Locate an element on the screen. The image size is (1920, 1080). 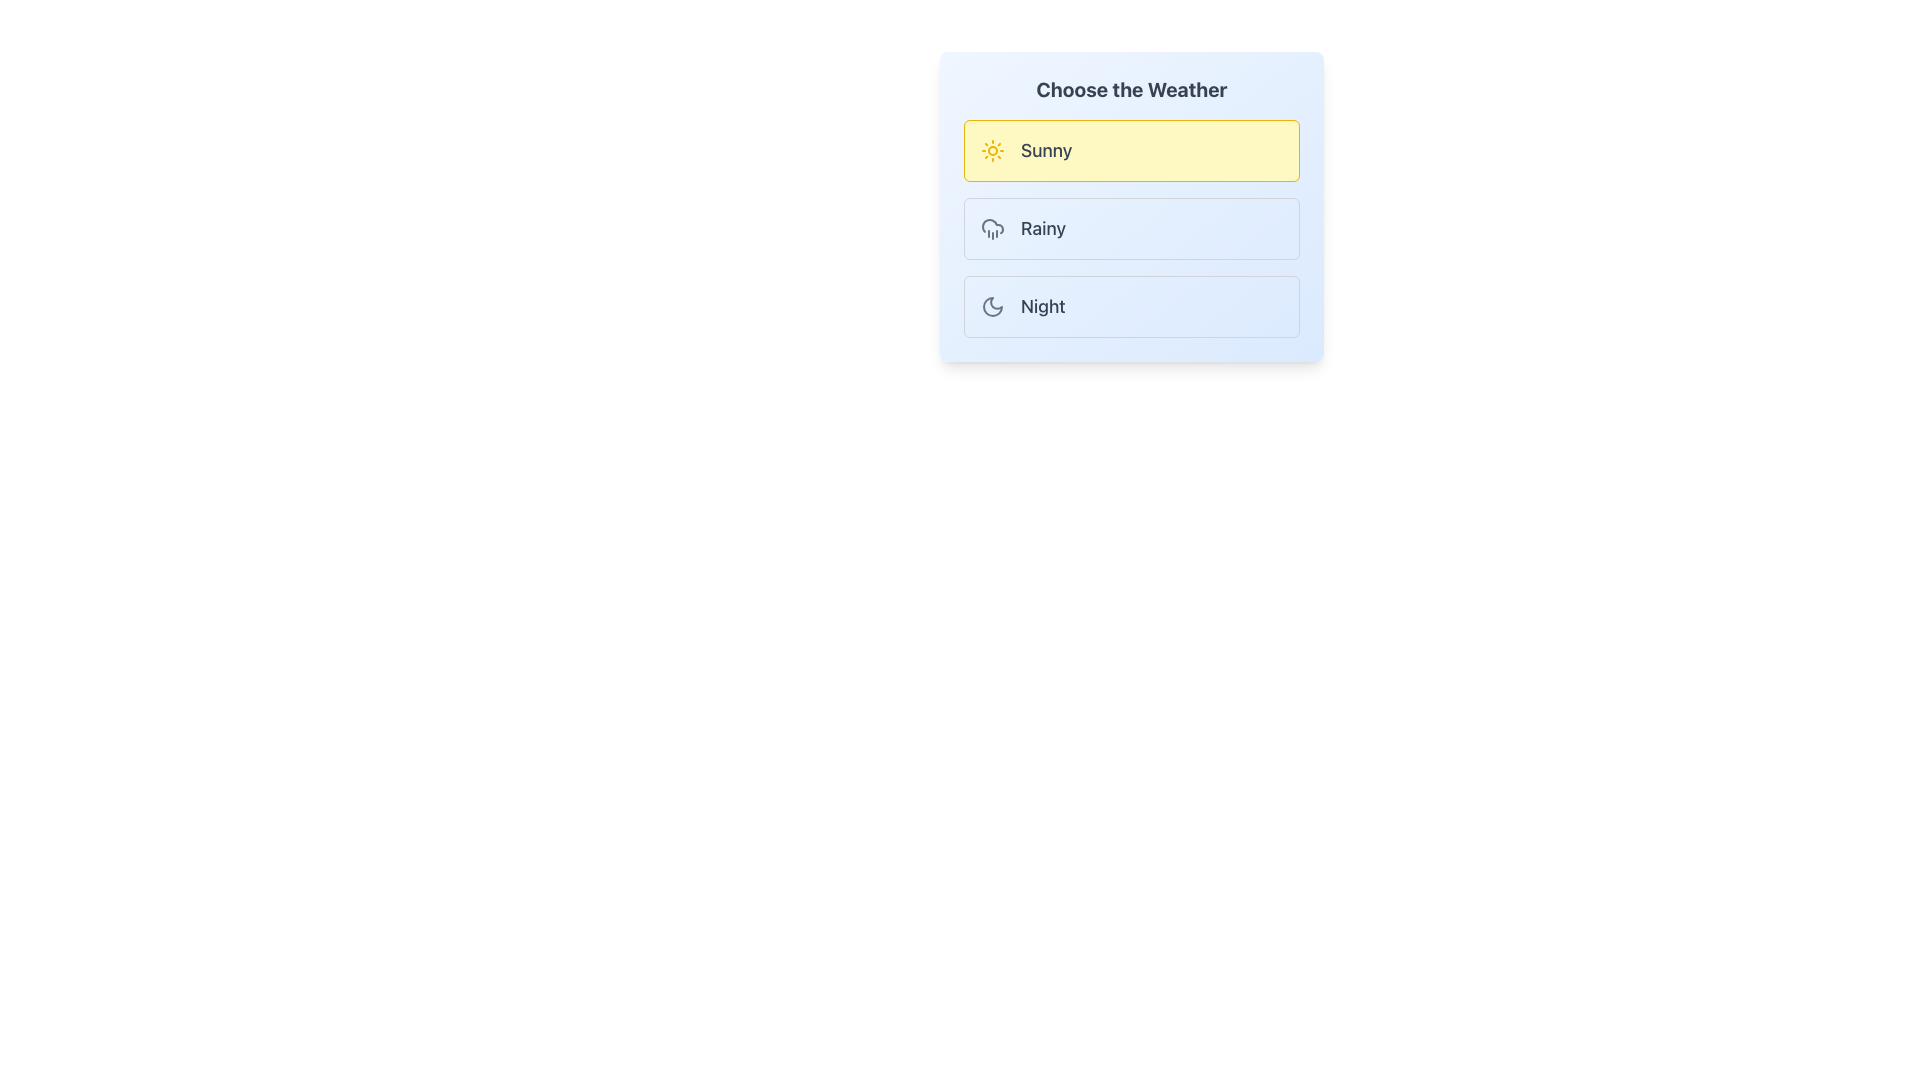
the text label 'Sunny' that is styled with a medium-sized, gray-colored font and is located within a yellow-highlighted rectangular block in the weather selection interface is located at coordinates (1045, 149).